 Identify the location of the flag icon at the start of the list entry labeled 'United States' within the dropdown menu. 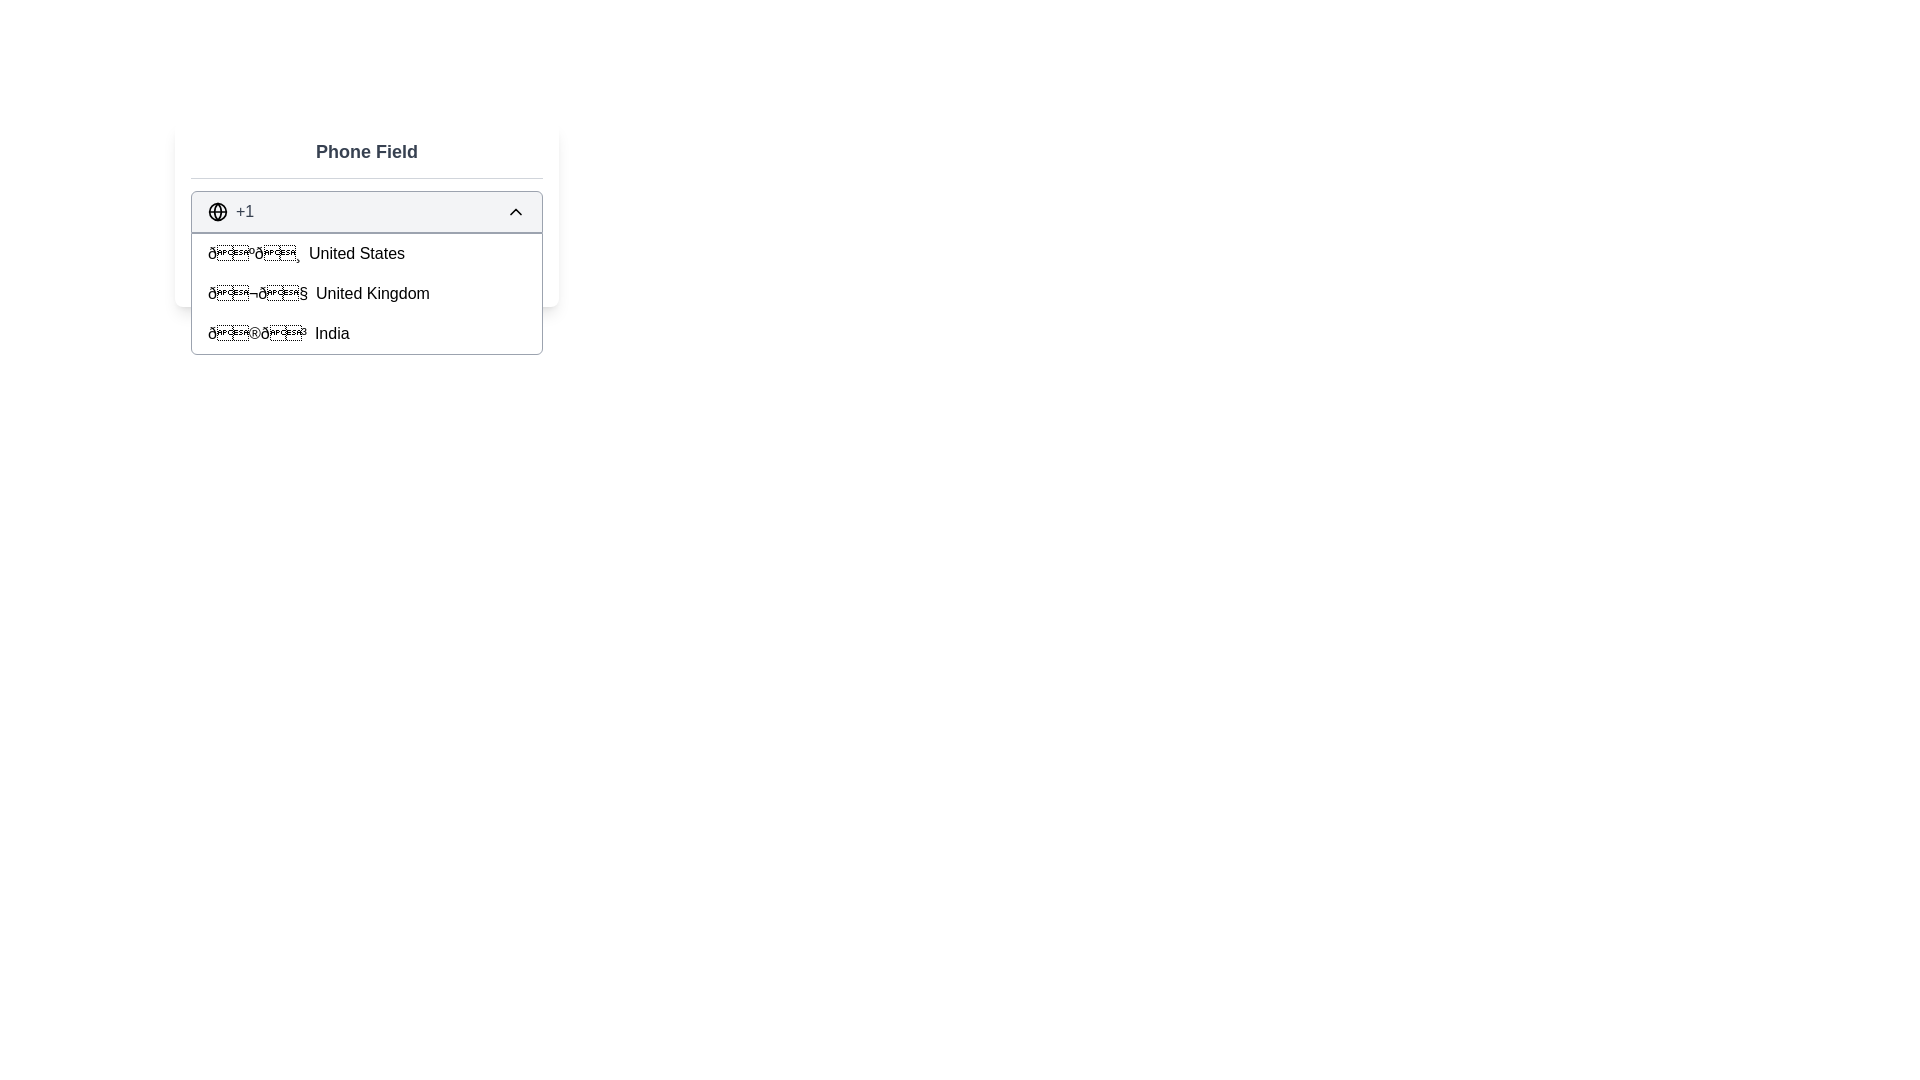
(253, 253).